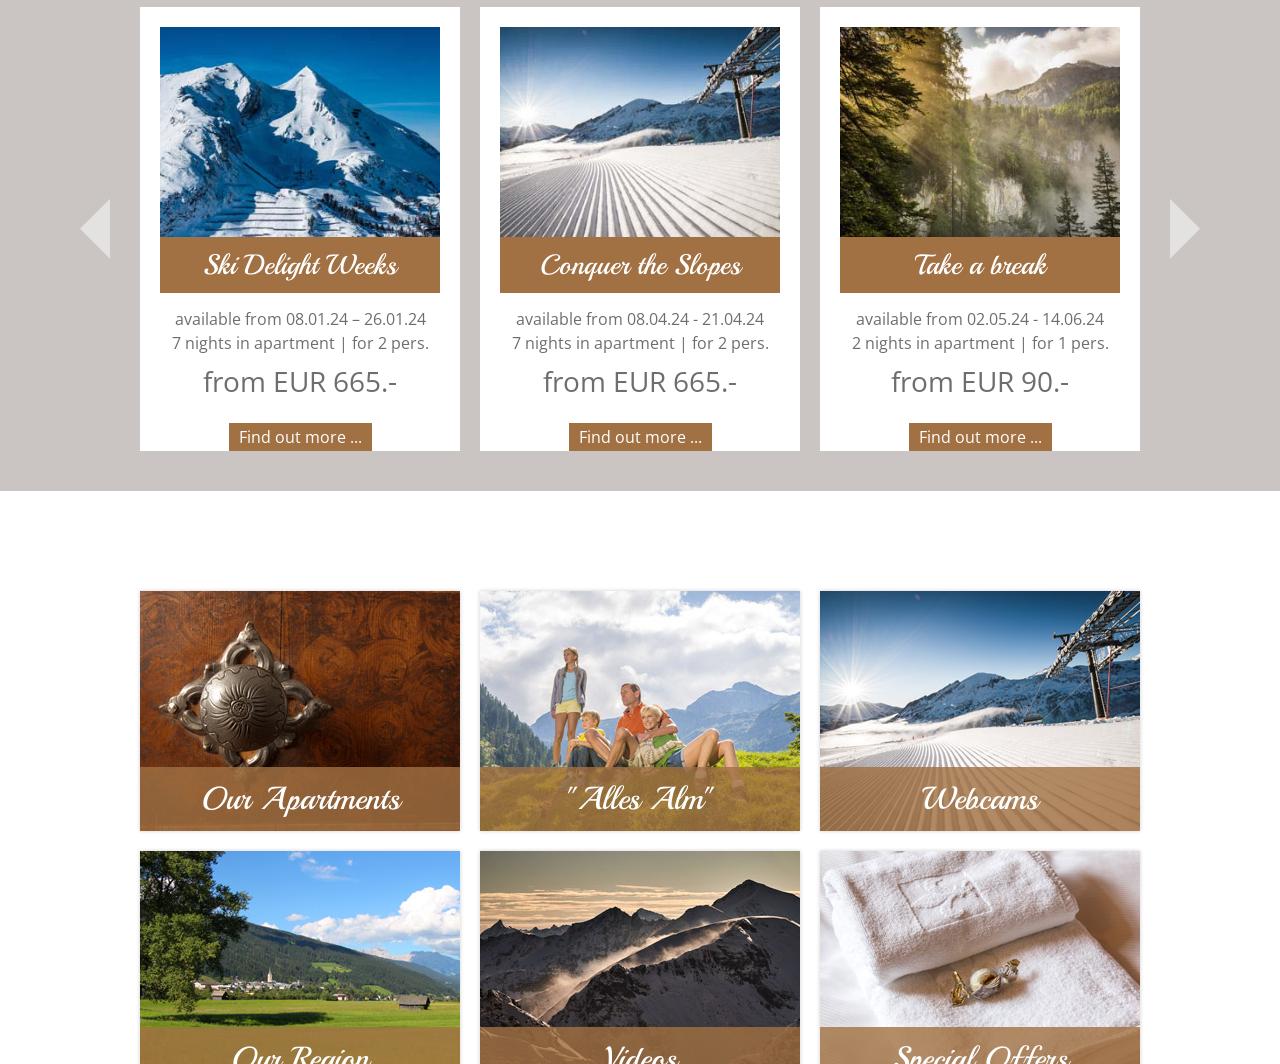 This screenshot has height=1064, width=1280. Describe the element at coordinates (638, 800) in the screenshot. I see `'"Alles Alm"'` at that location.